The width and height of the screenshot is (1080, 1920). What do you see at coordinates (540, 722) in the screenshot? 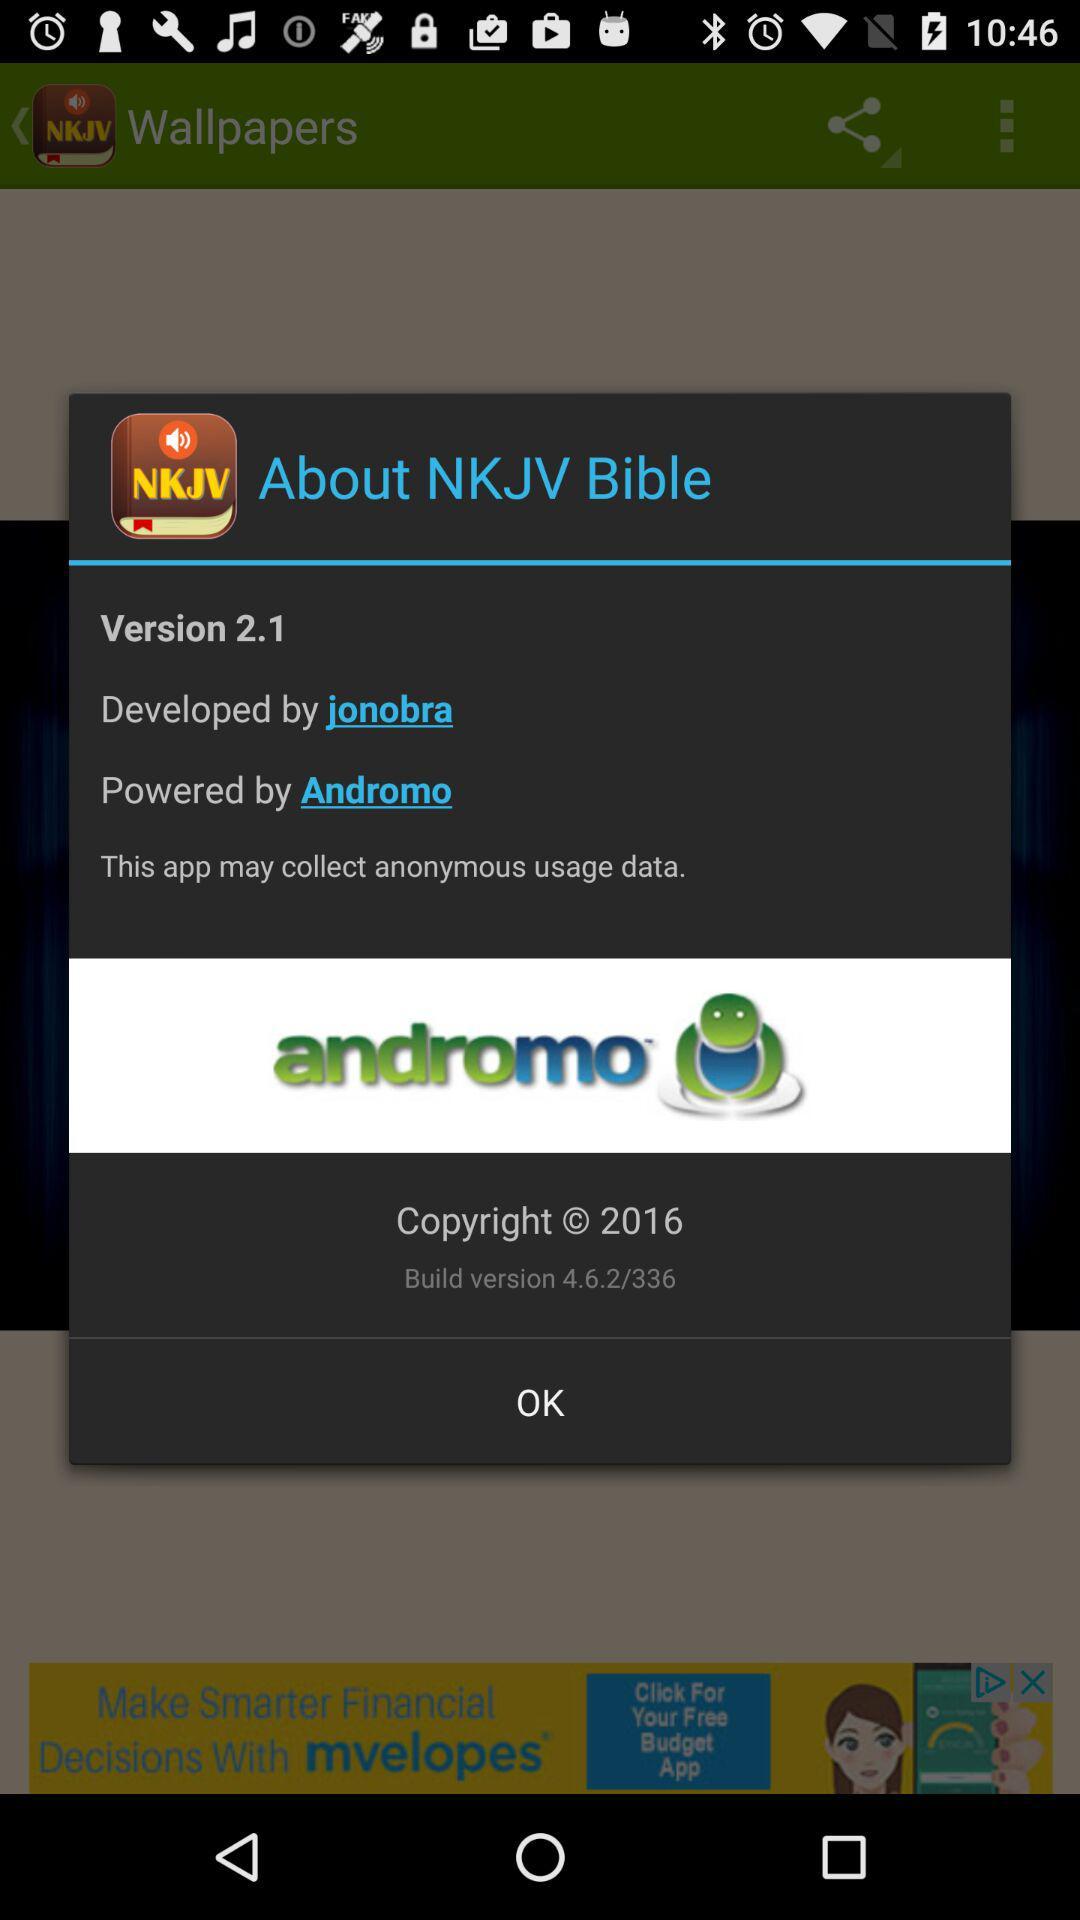
I see `icon above powered by andromo icon` at bounding box center [540, 722].